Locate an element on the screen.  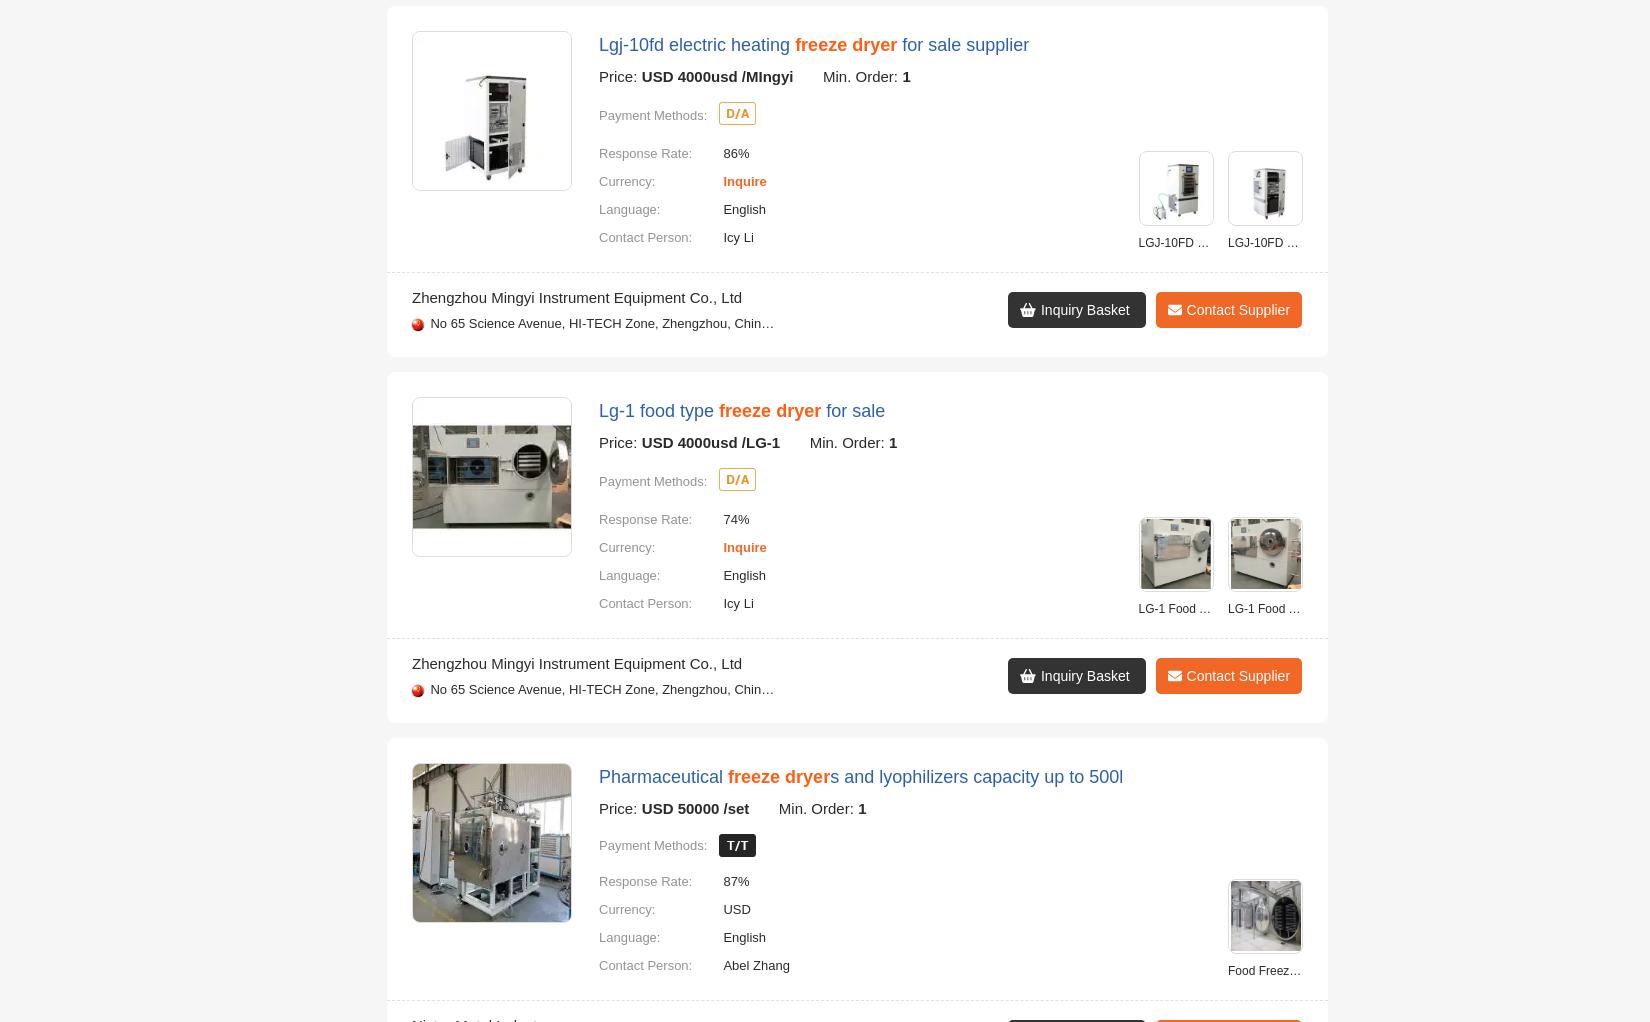
'Post a Sourcing Request Now' is located at coordinates (698, 967).